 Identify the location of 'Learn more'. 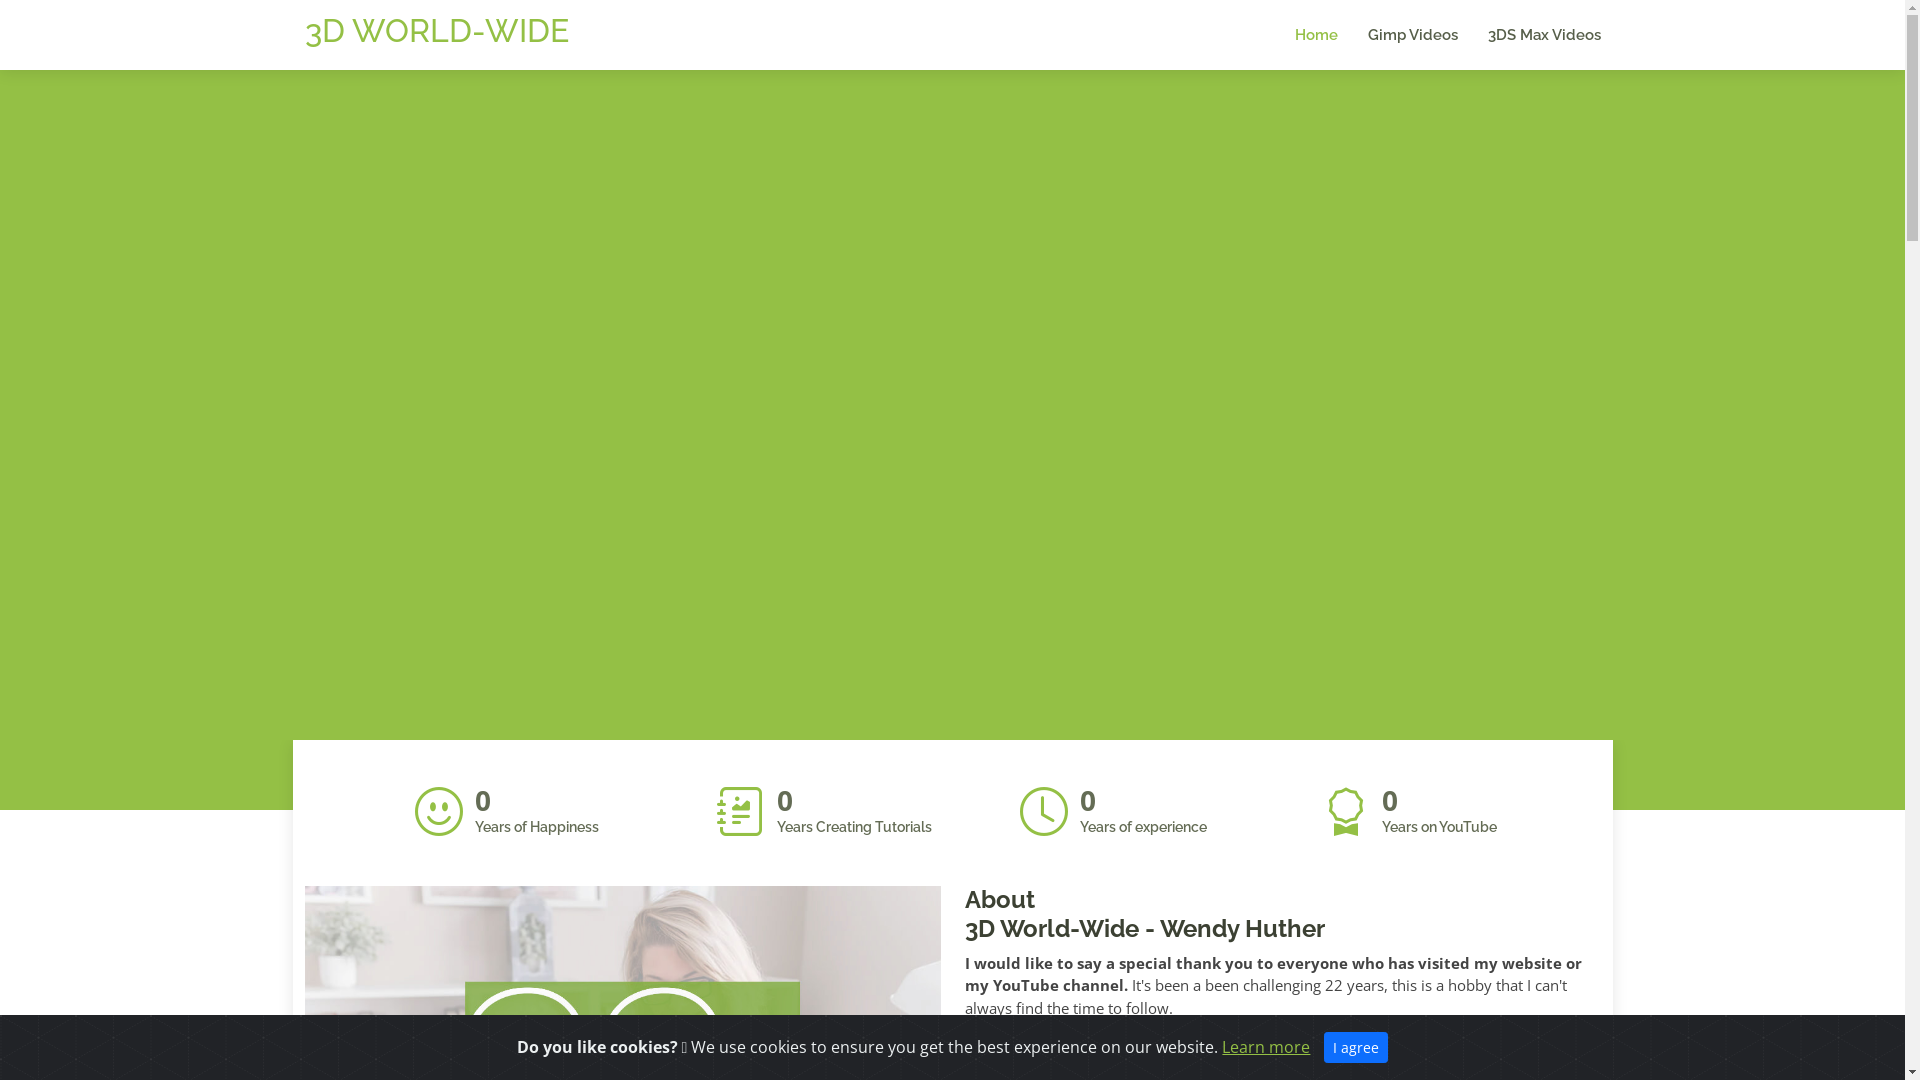
(1265, 1045).